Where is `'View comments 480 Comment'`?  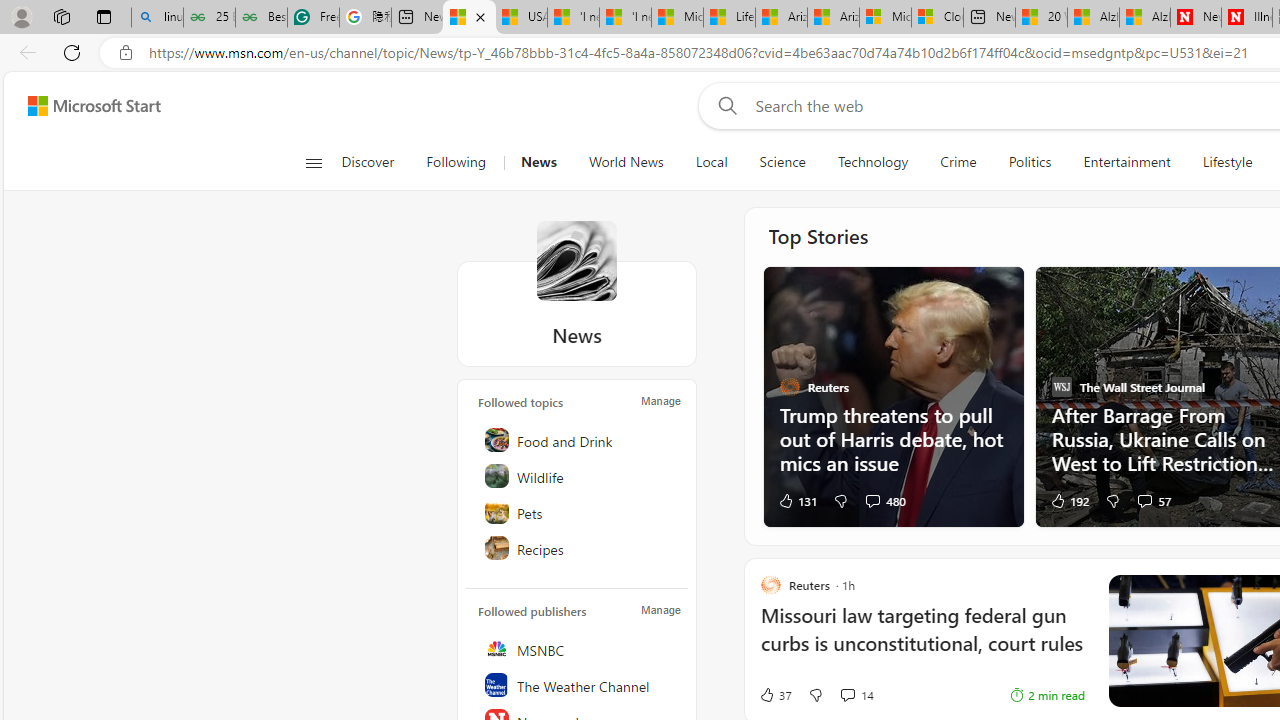
'View comments 480 Comment' is located at coordinates (884, 499).